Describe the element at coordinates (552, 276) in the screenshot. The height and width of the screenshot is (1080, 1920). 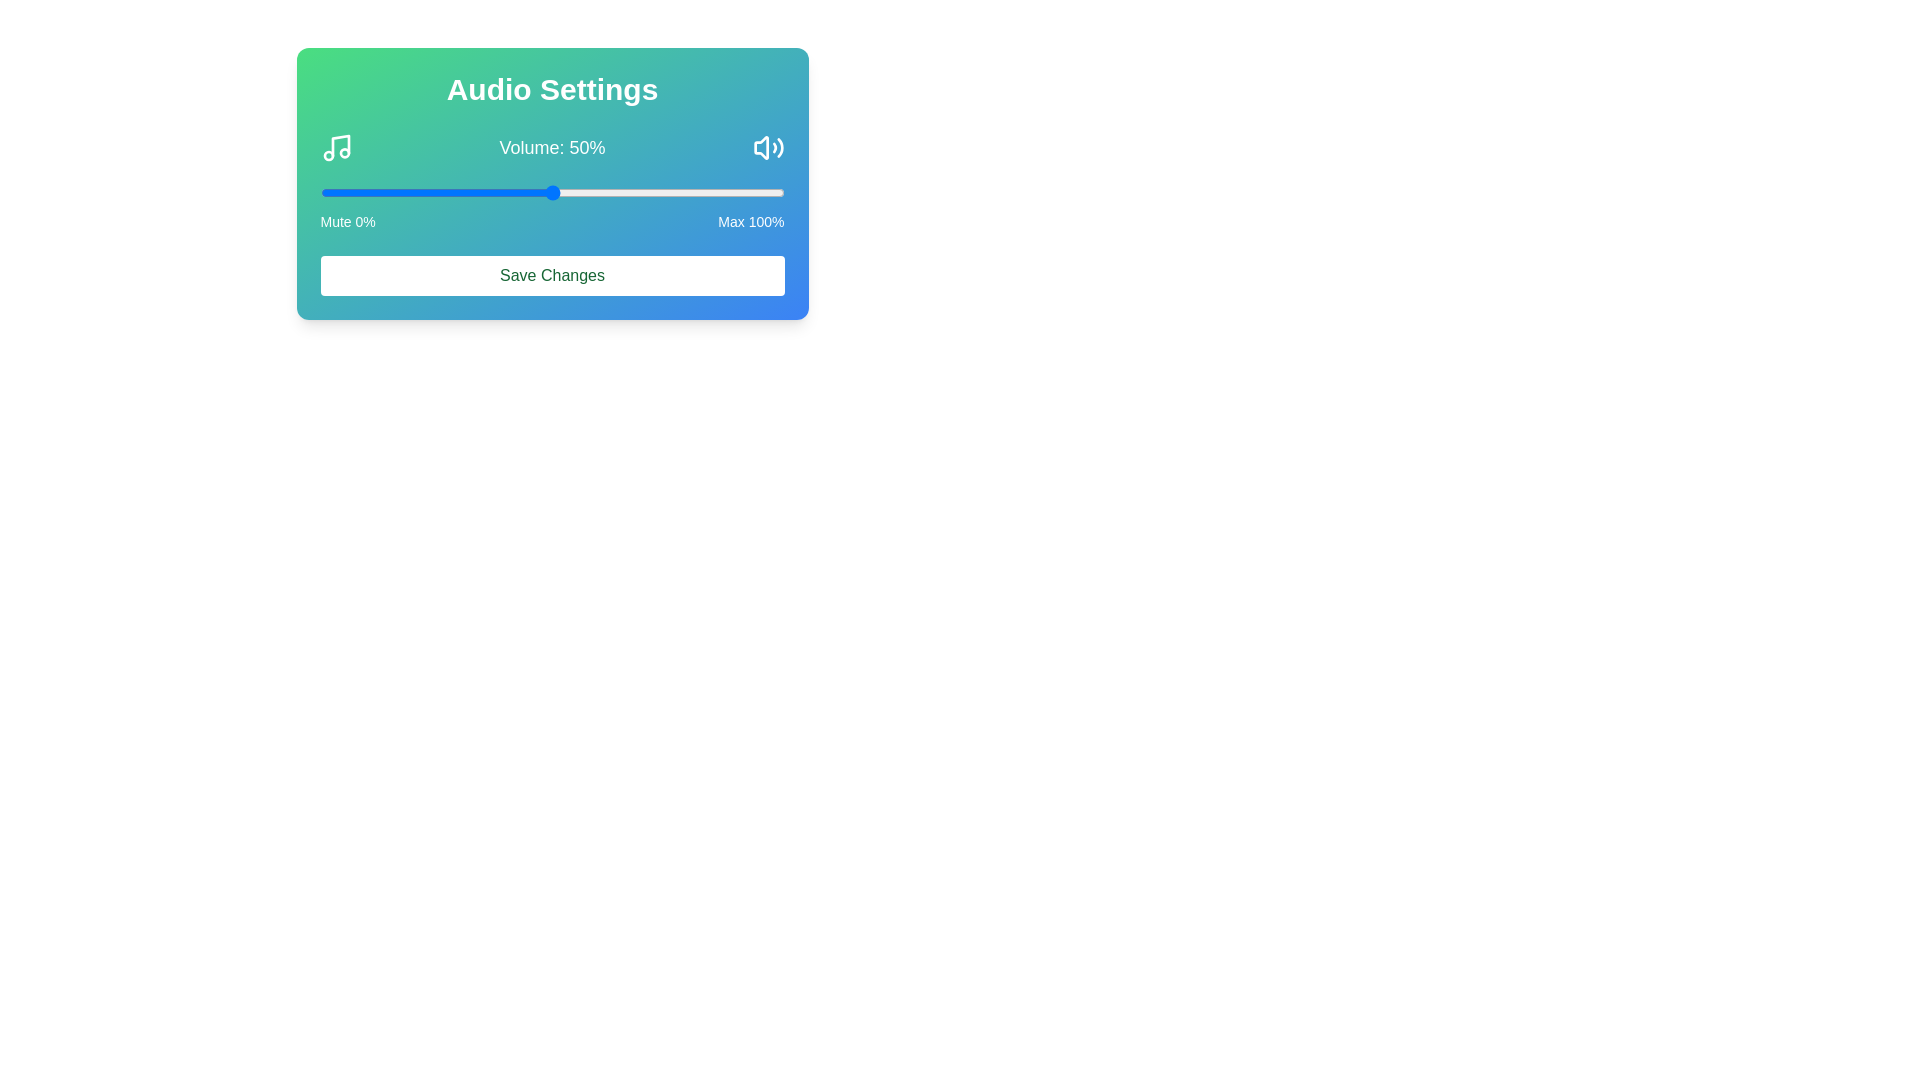
I see `'Save Changes' button` at that location.